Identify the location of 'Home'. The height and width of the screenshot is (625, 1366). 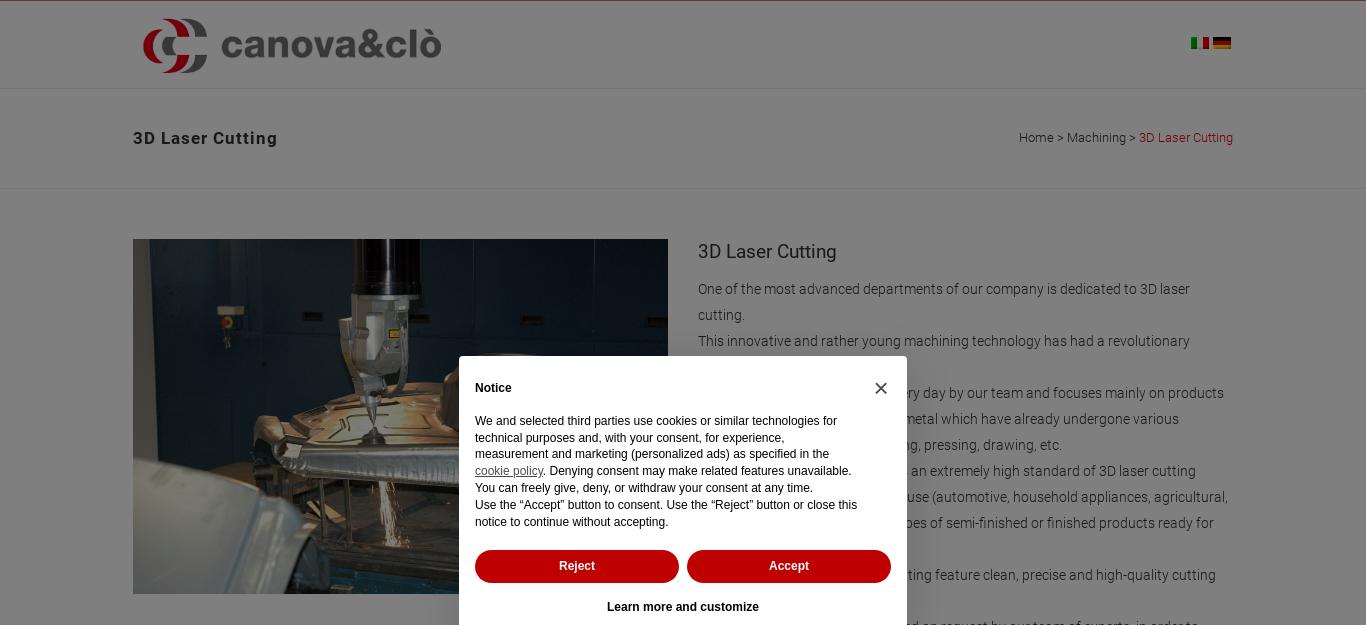
(1035, 137).